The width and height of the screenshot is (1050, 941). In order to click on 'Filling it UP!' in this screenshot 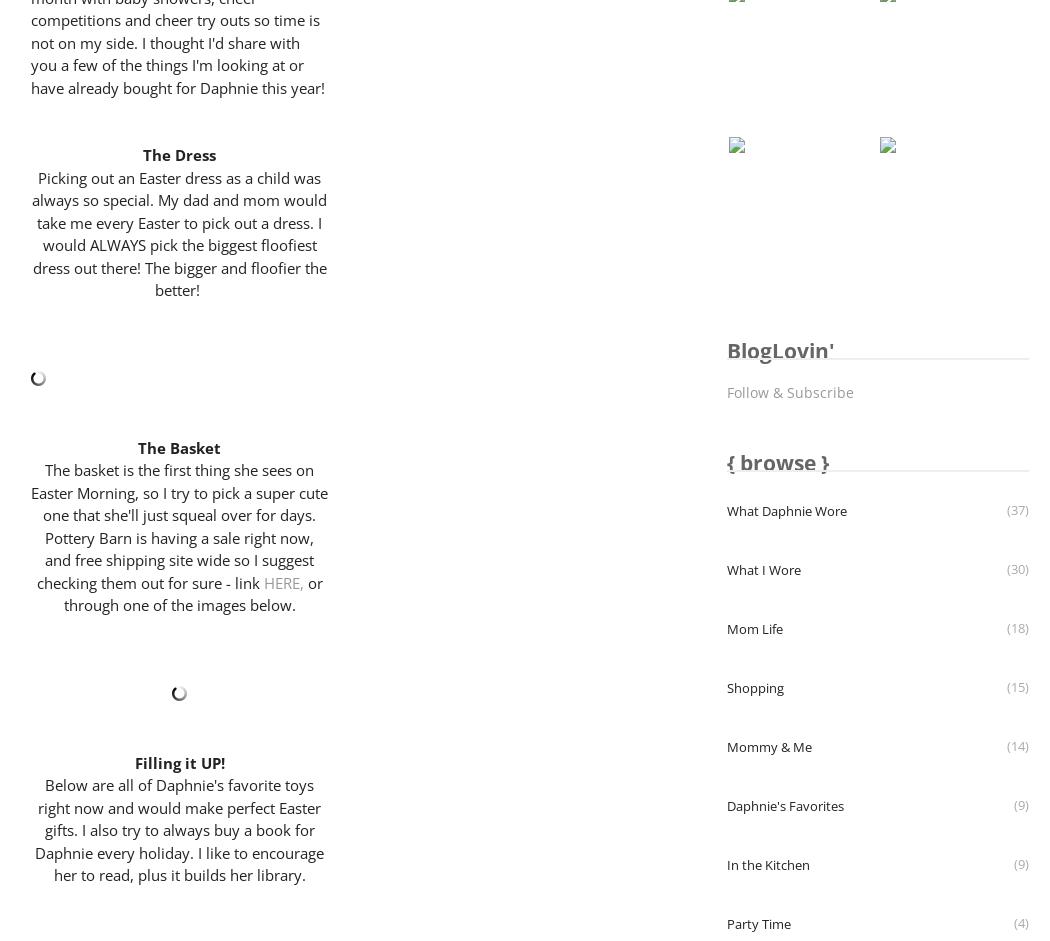, I will do `click(179, 761)`.